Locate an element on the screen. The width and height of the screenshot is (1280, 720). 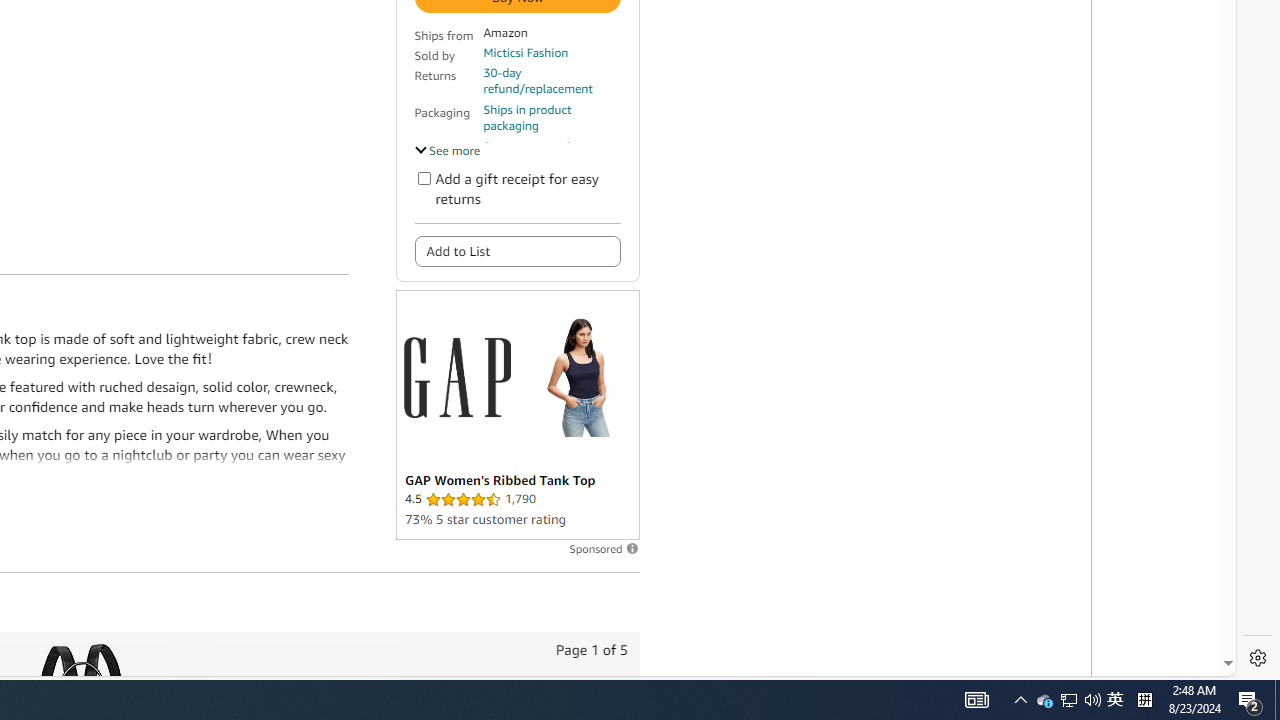
'Add to List' is located at coordinates (517, 250).